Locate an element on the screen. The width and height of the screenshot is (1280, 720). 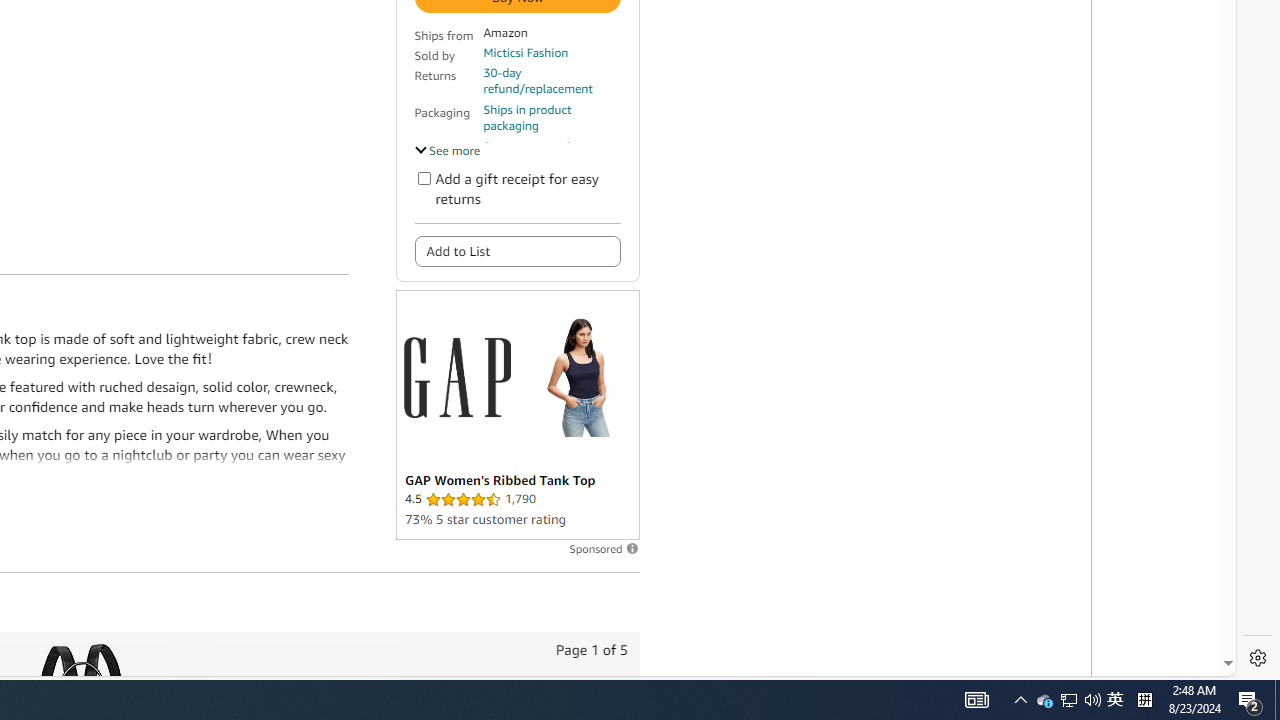
'Add to List' is located at coordinates (517, 250).